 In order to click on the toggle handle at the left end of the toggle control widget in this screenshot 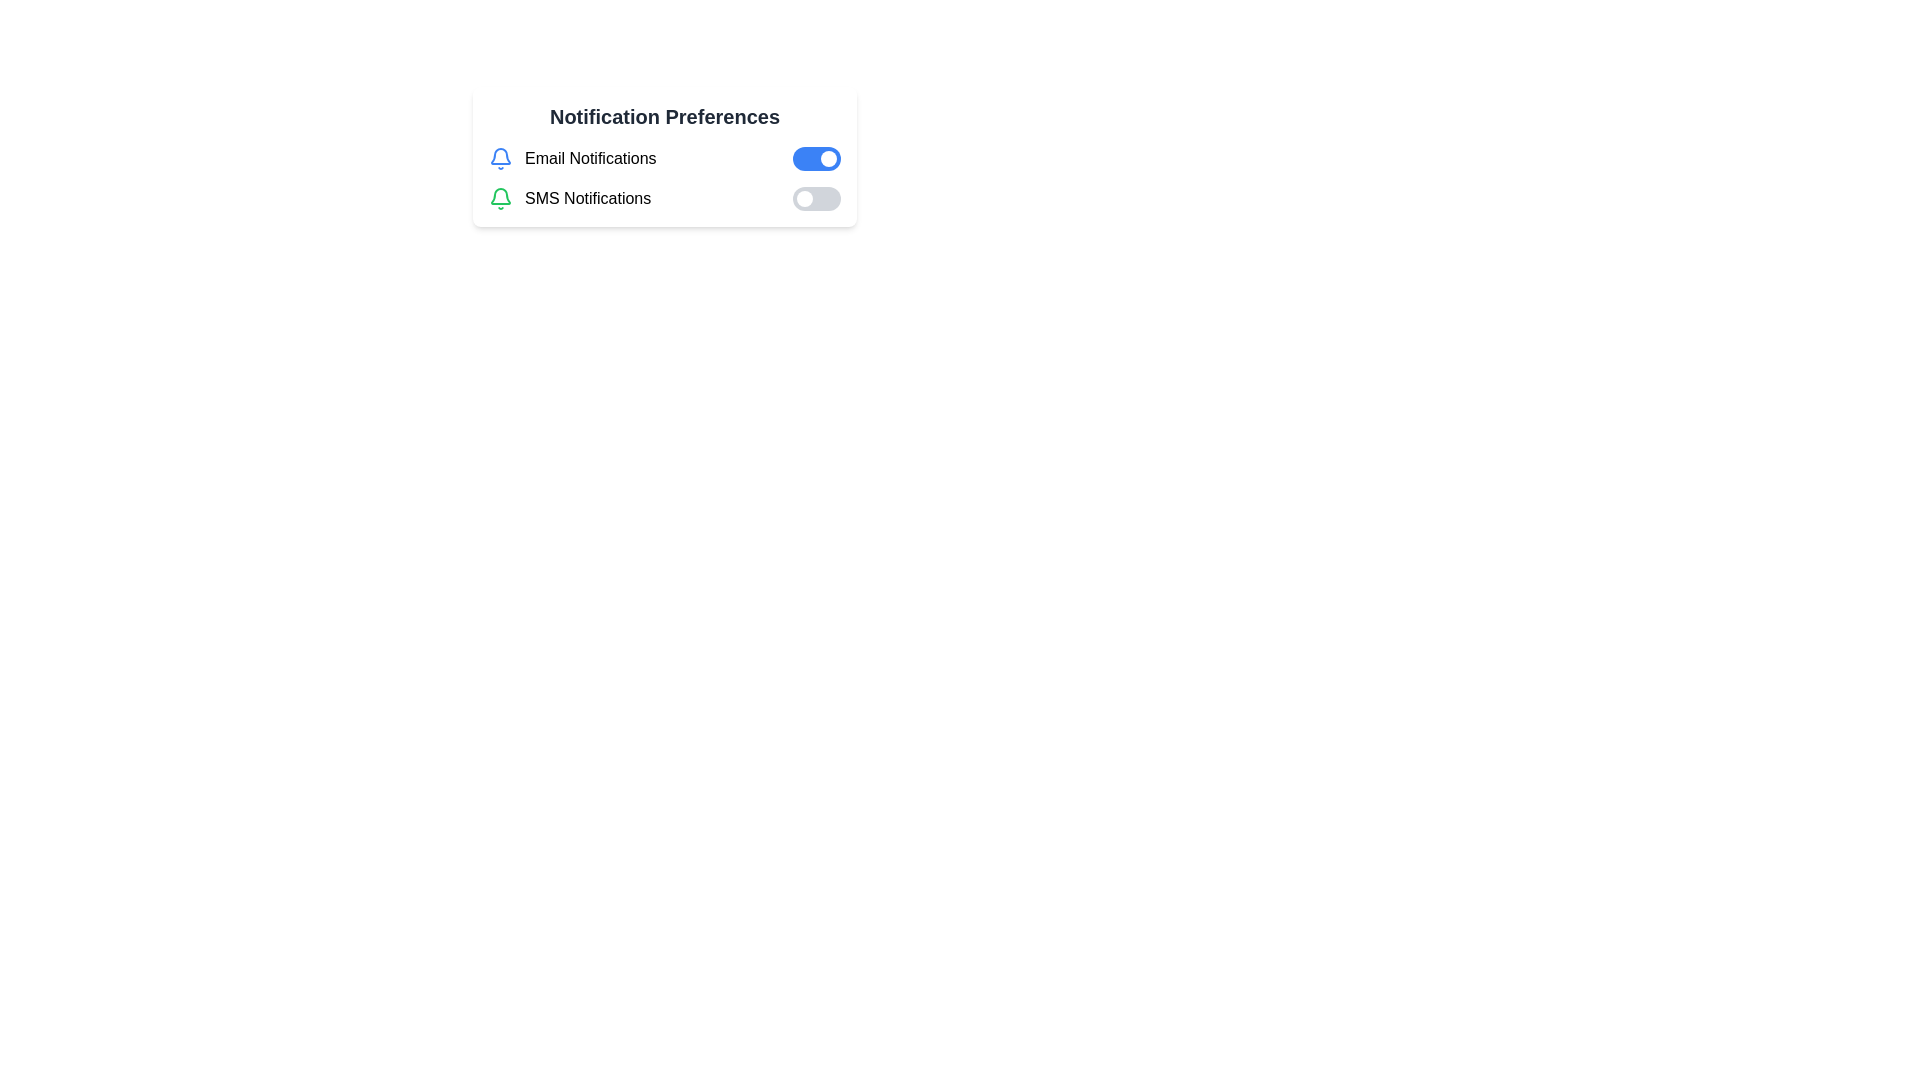, I will do `click(805, 199)`.